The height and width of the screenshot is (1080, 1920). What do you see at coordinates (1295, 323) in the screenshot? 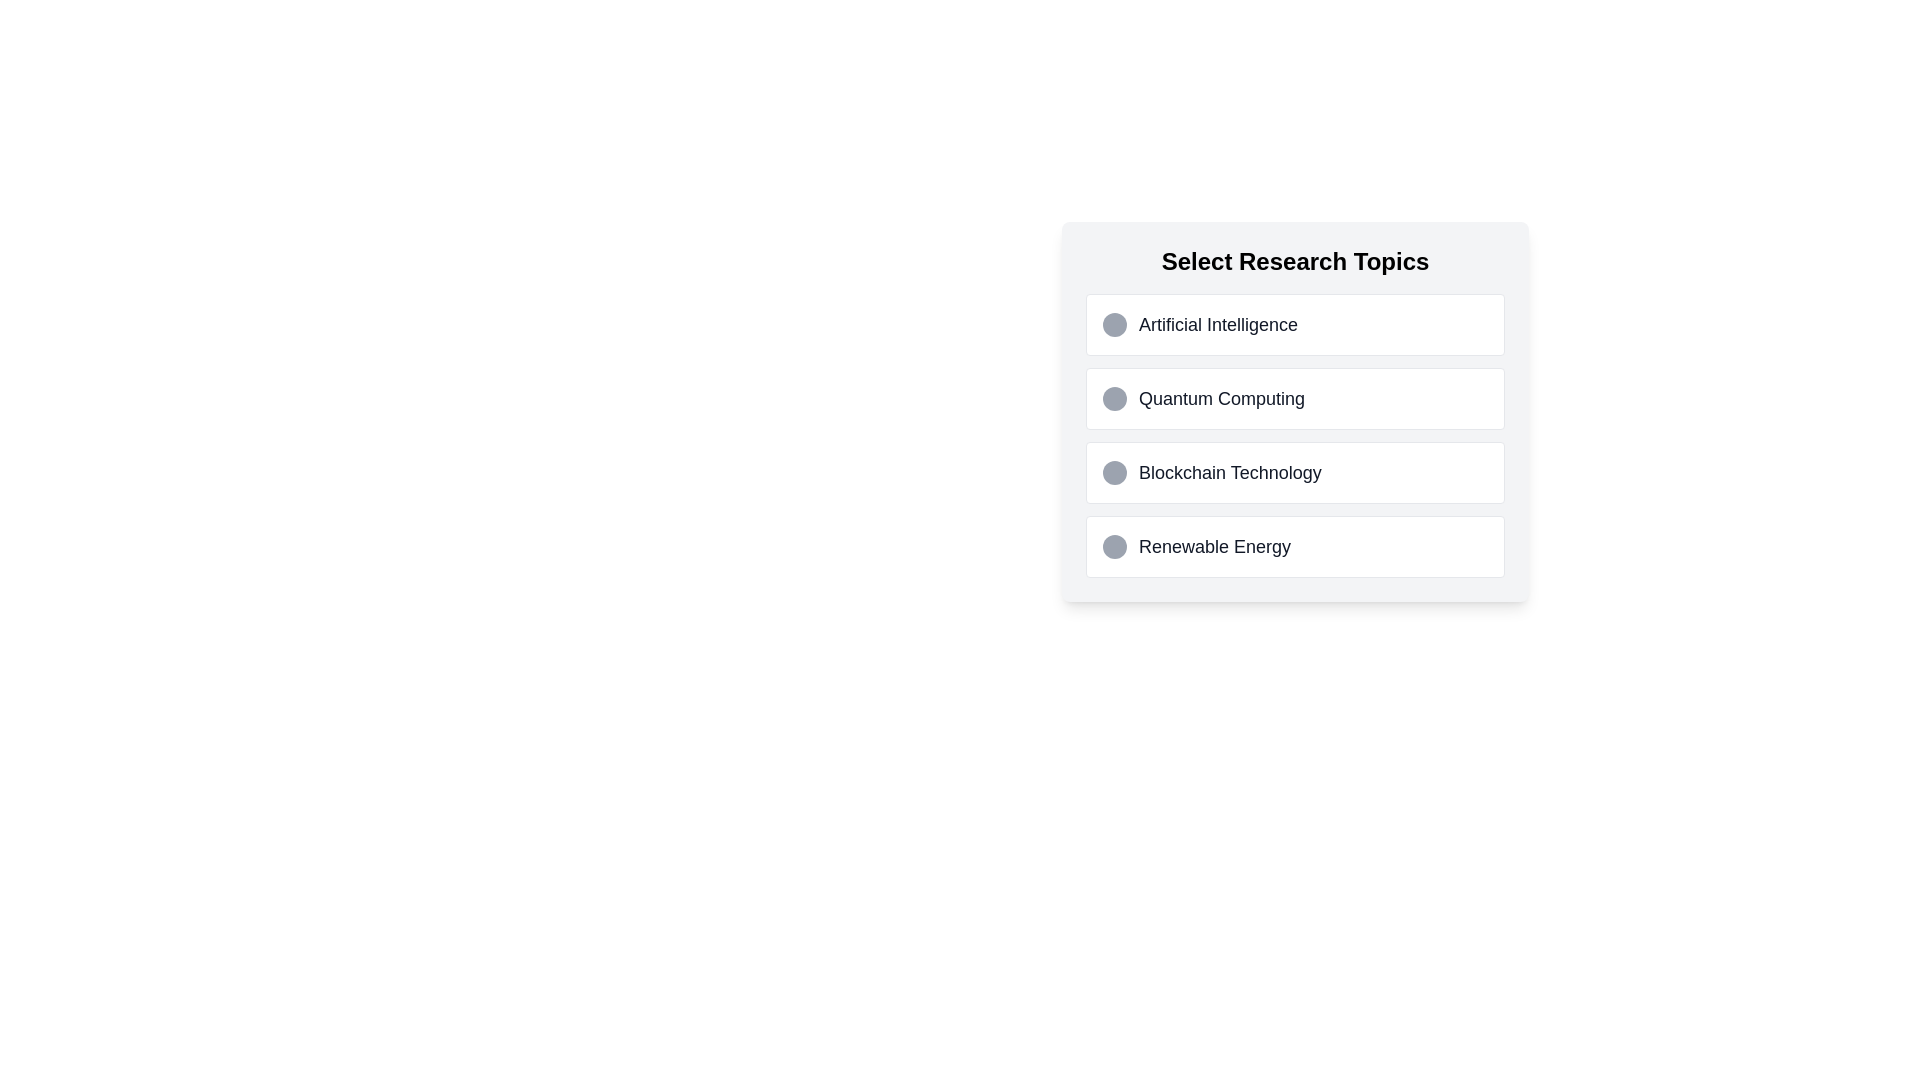
I see `the selectable list item labeled 'Artificial Intelligence'` at bounding box center [1295, 323].